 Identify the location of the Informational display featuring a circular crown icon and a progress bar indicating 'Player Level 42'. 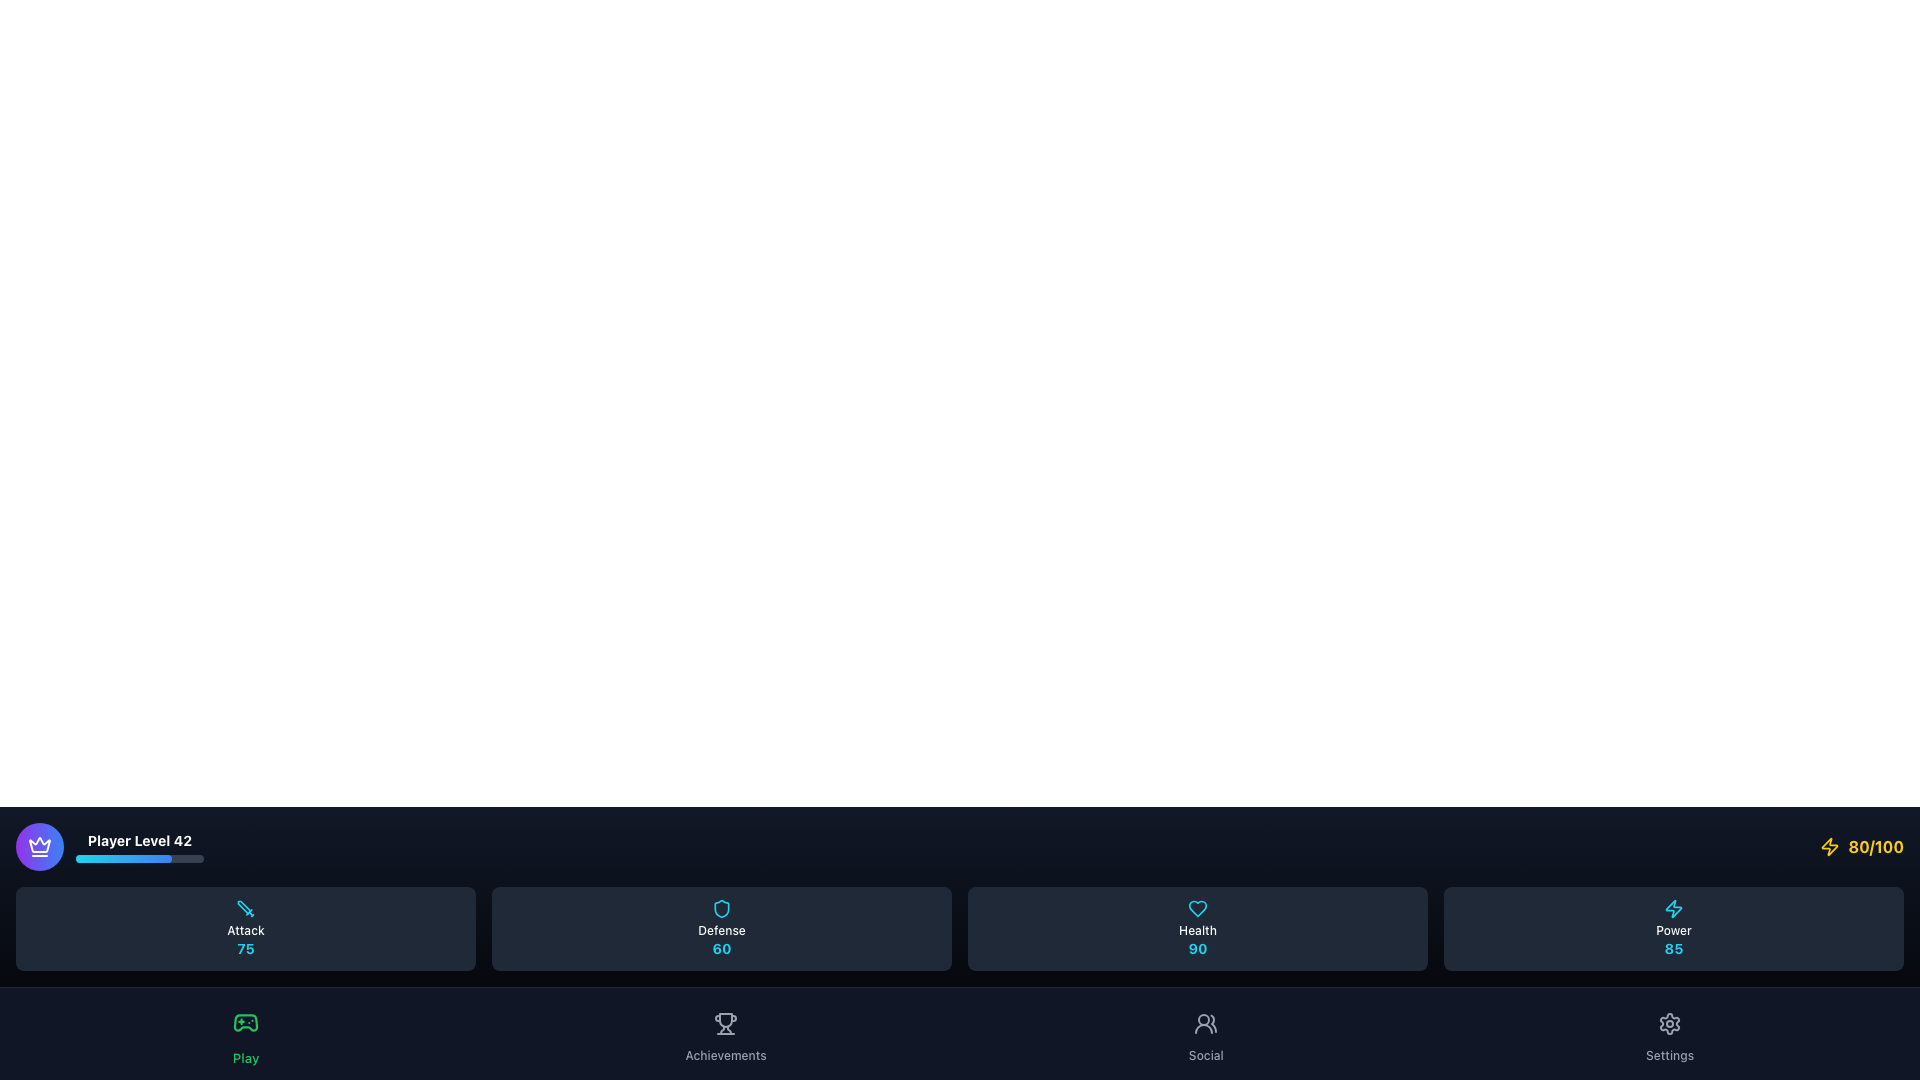
(109, 847).